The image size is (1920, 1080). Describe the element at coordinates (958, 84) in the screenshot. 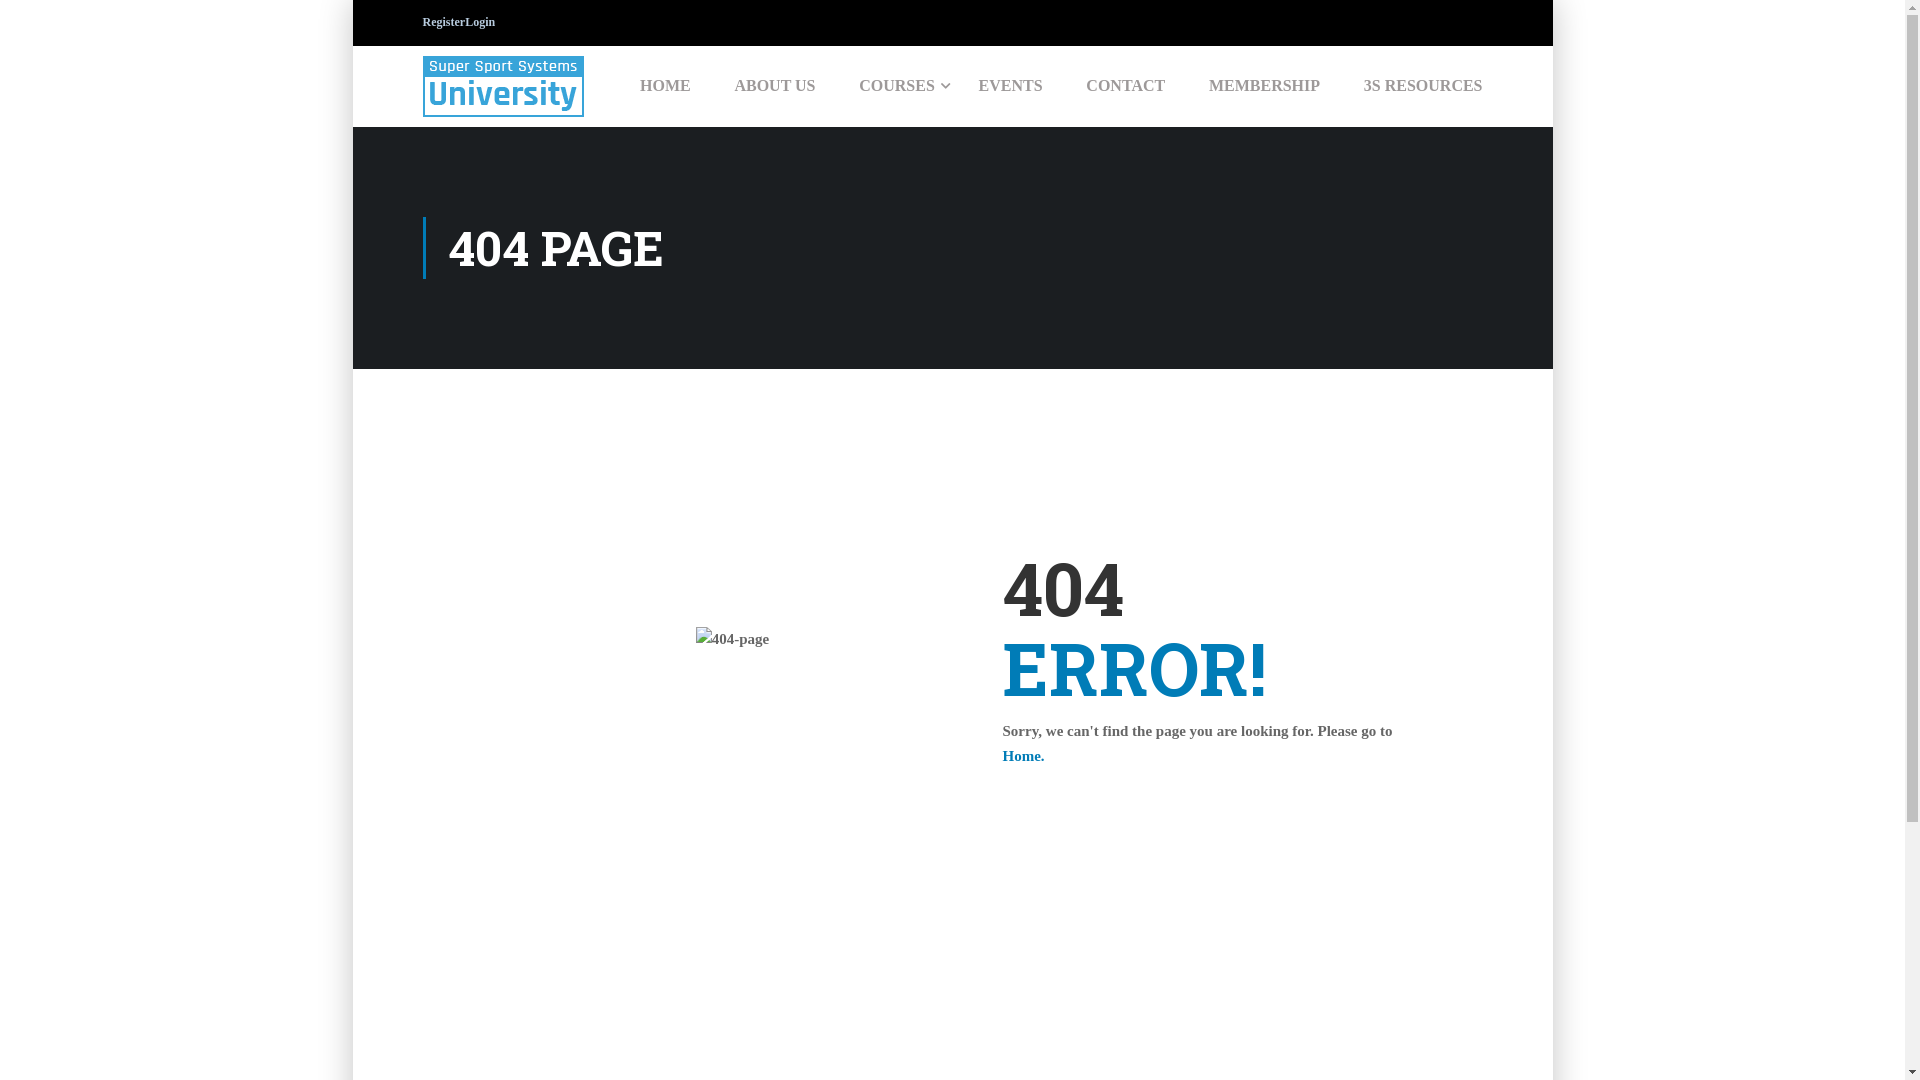

I see `'EVENTS'` at that location.